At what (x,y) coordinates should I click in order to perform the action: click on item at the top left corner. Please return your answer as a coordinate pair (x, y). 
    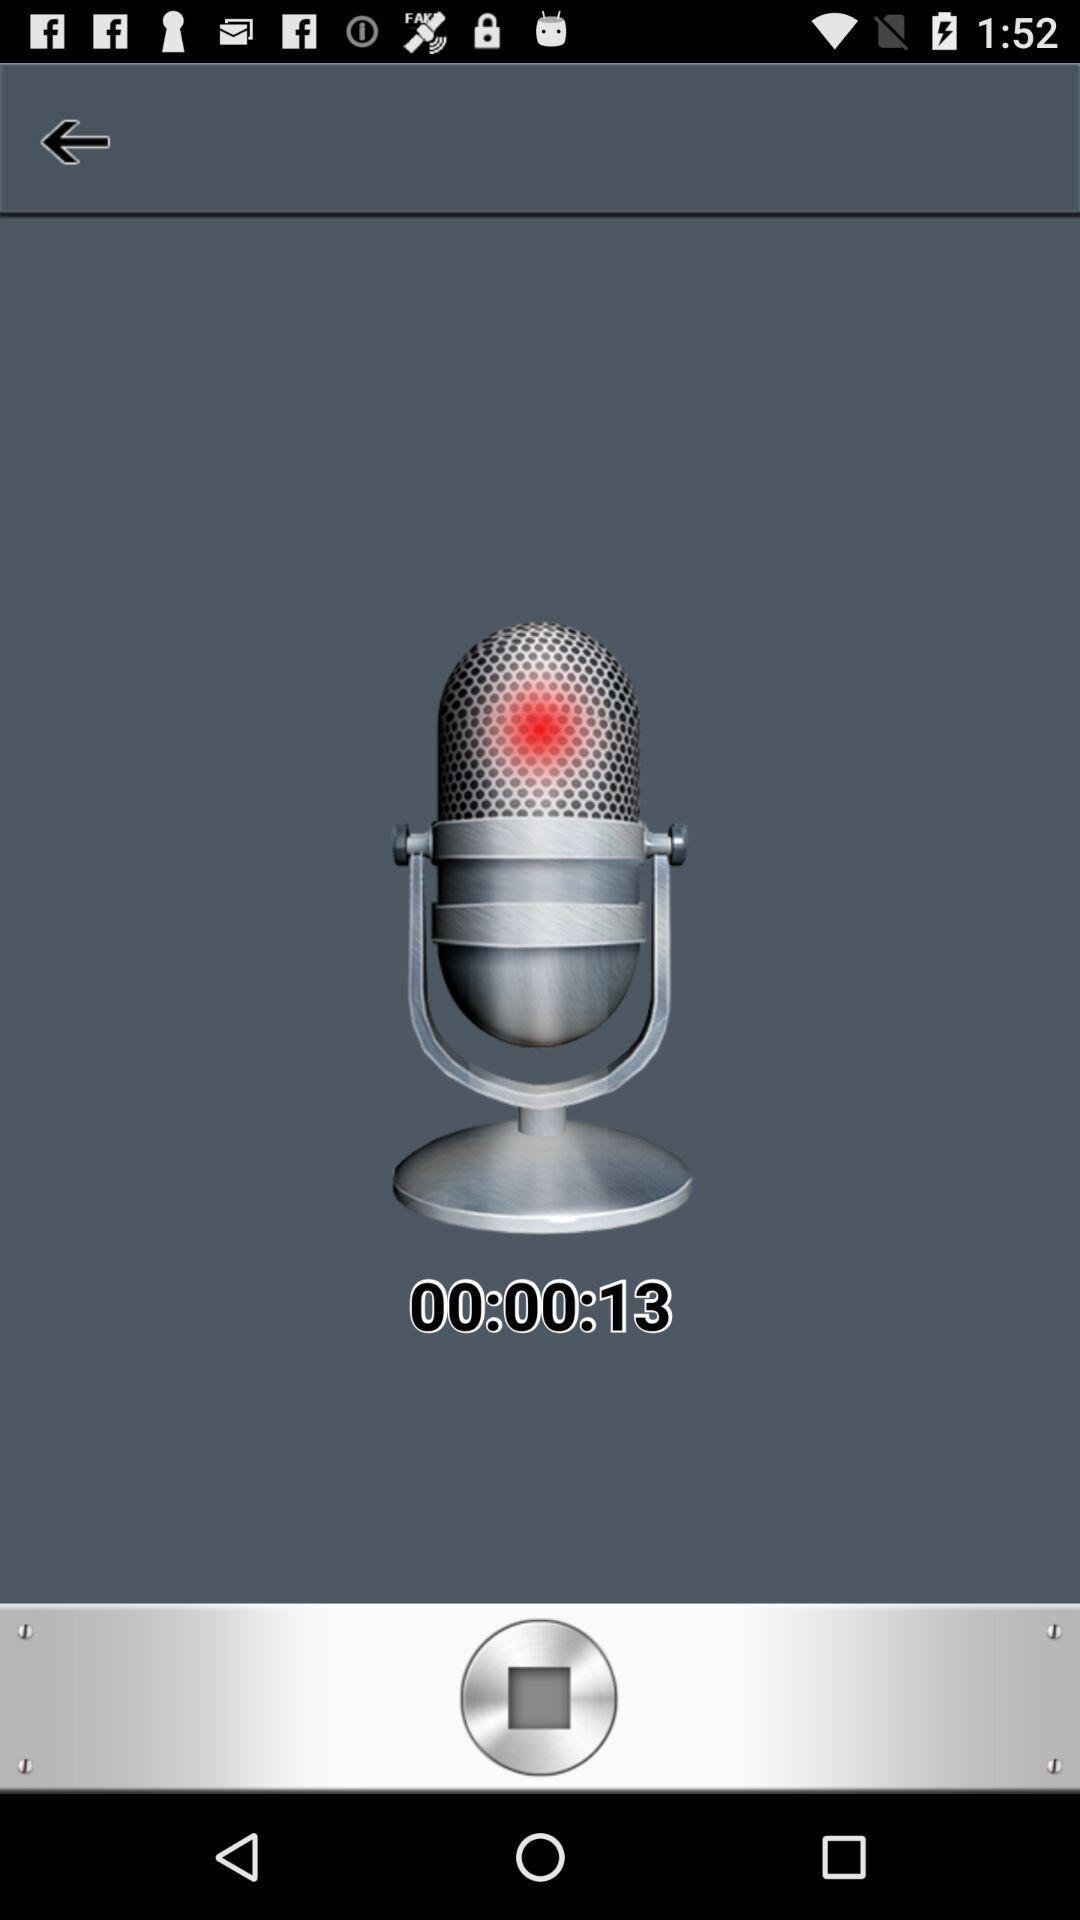
    Looking at the image, I should click on (71, 140).